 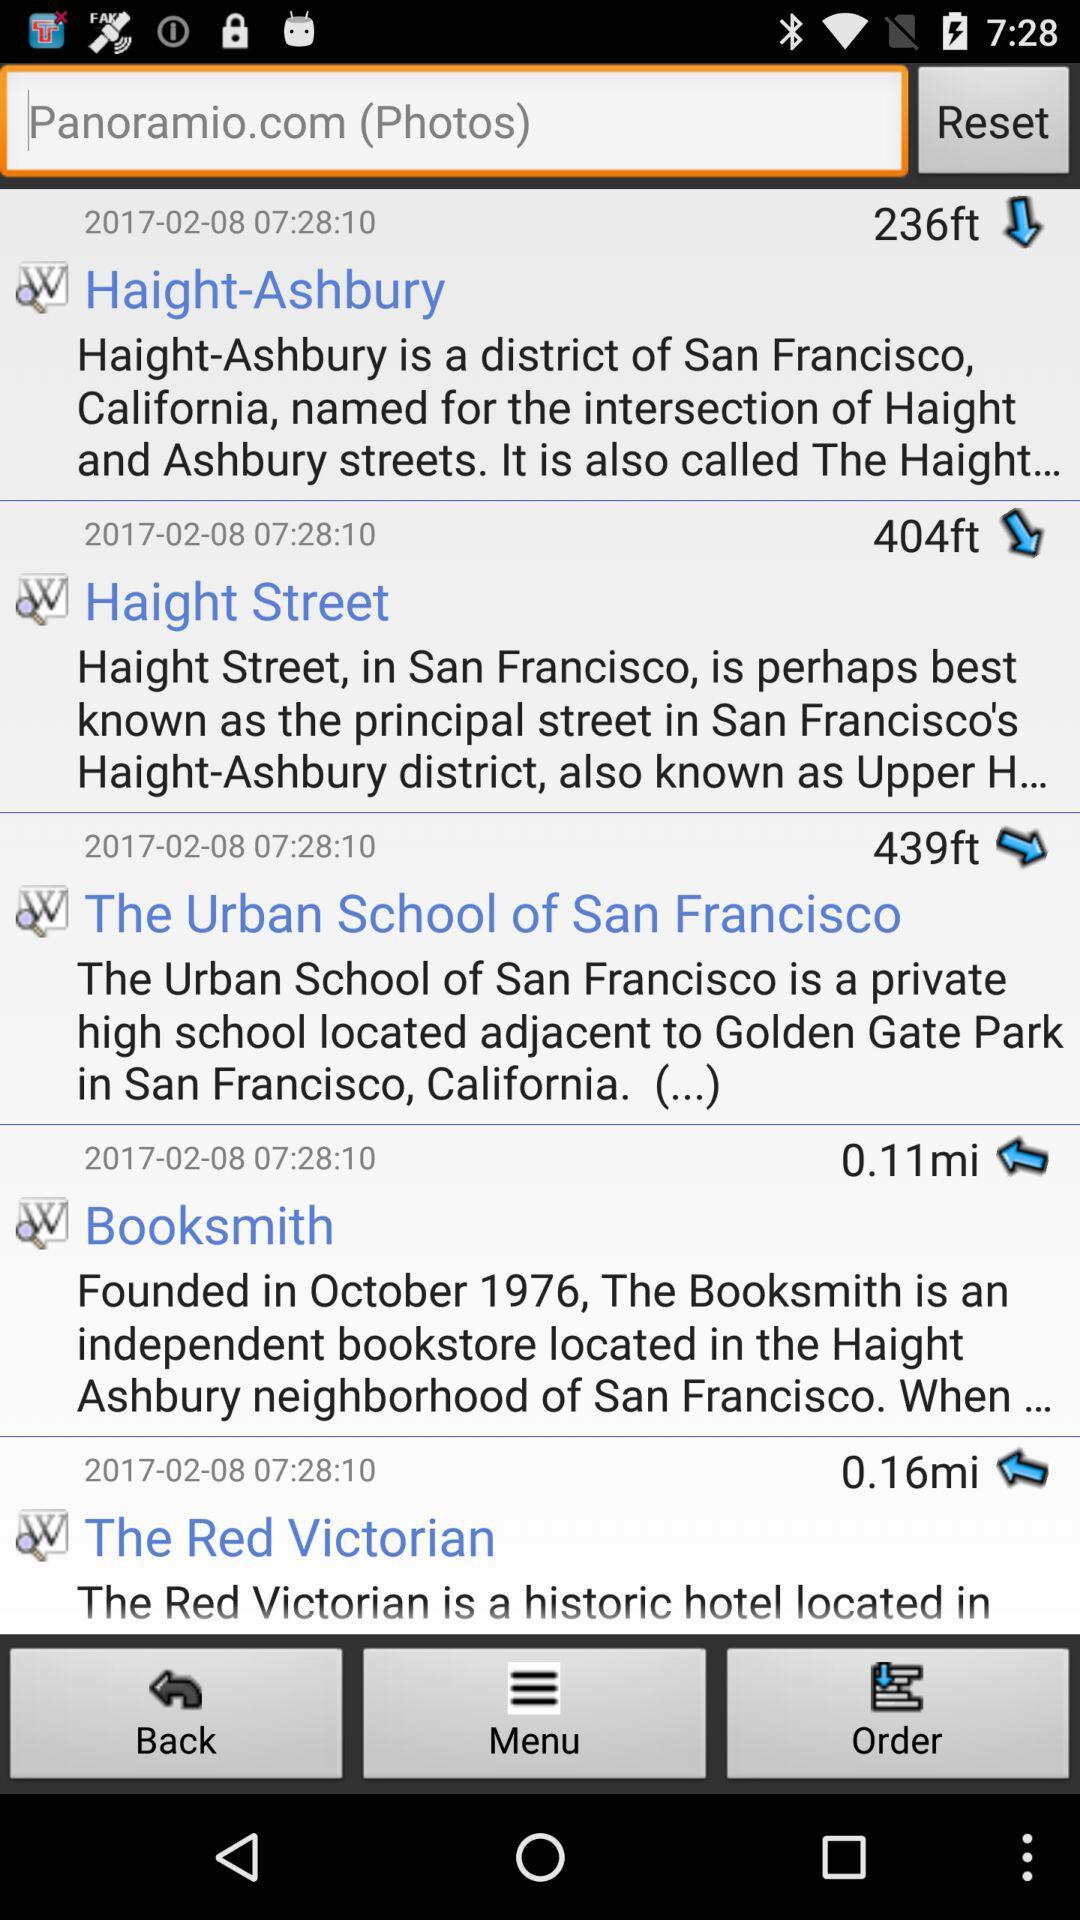 What do you see at coordinates (934, 846) in the screenshot?
I see `the item to the right of 2017 02 08 item` at bounding box center [934, 846].